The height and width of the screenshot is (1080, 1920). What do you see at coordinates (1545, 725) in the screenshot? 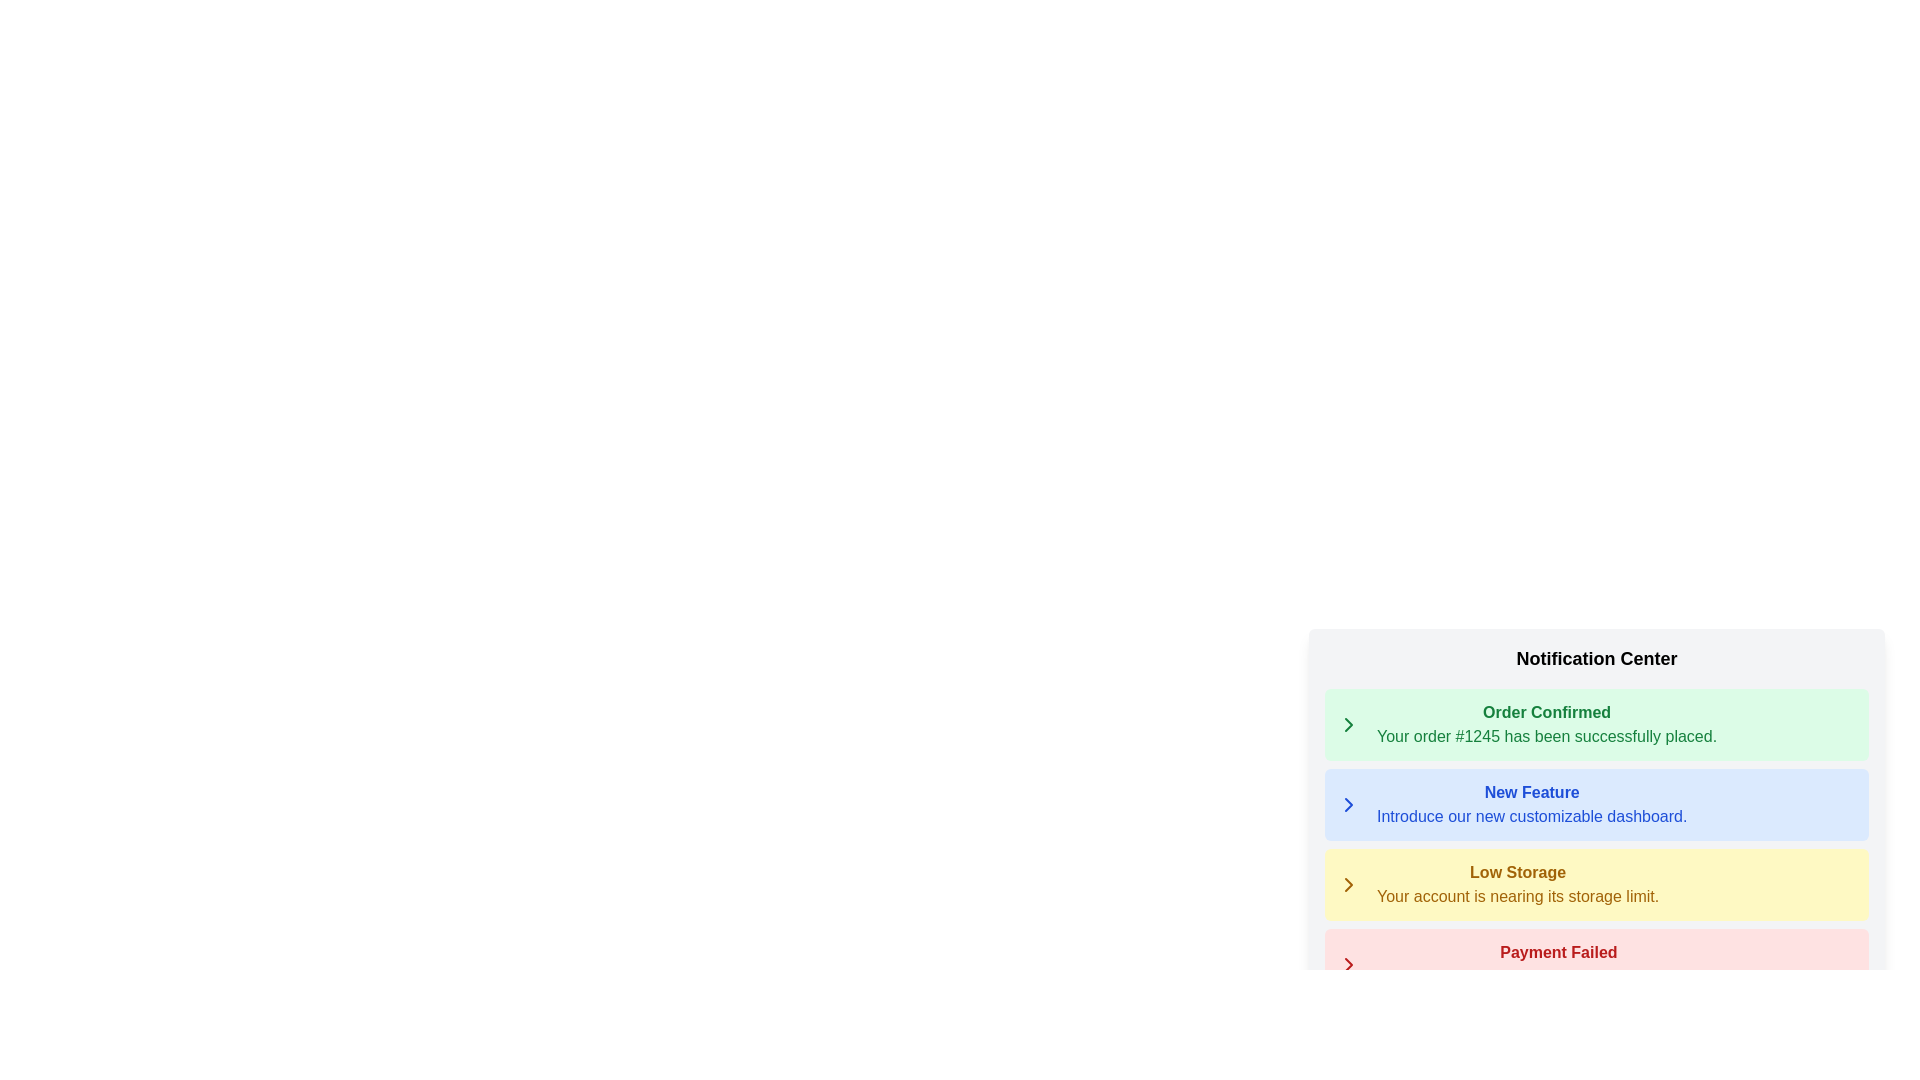
I see `confirmation message indicating the successful placement of order #1245, which is the first notification in the 'Notification Center'` at bounding box center [1545, 725].